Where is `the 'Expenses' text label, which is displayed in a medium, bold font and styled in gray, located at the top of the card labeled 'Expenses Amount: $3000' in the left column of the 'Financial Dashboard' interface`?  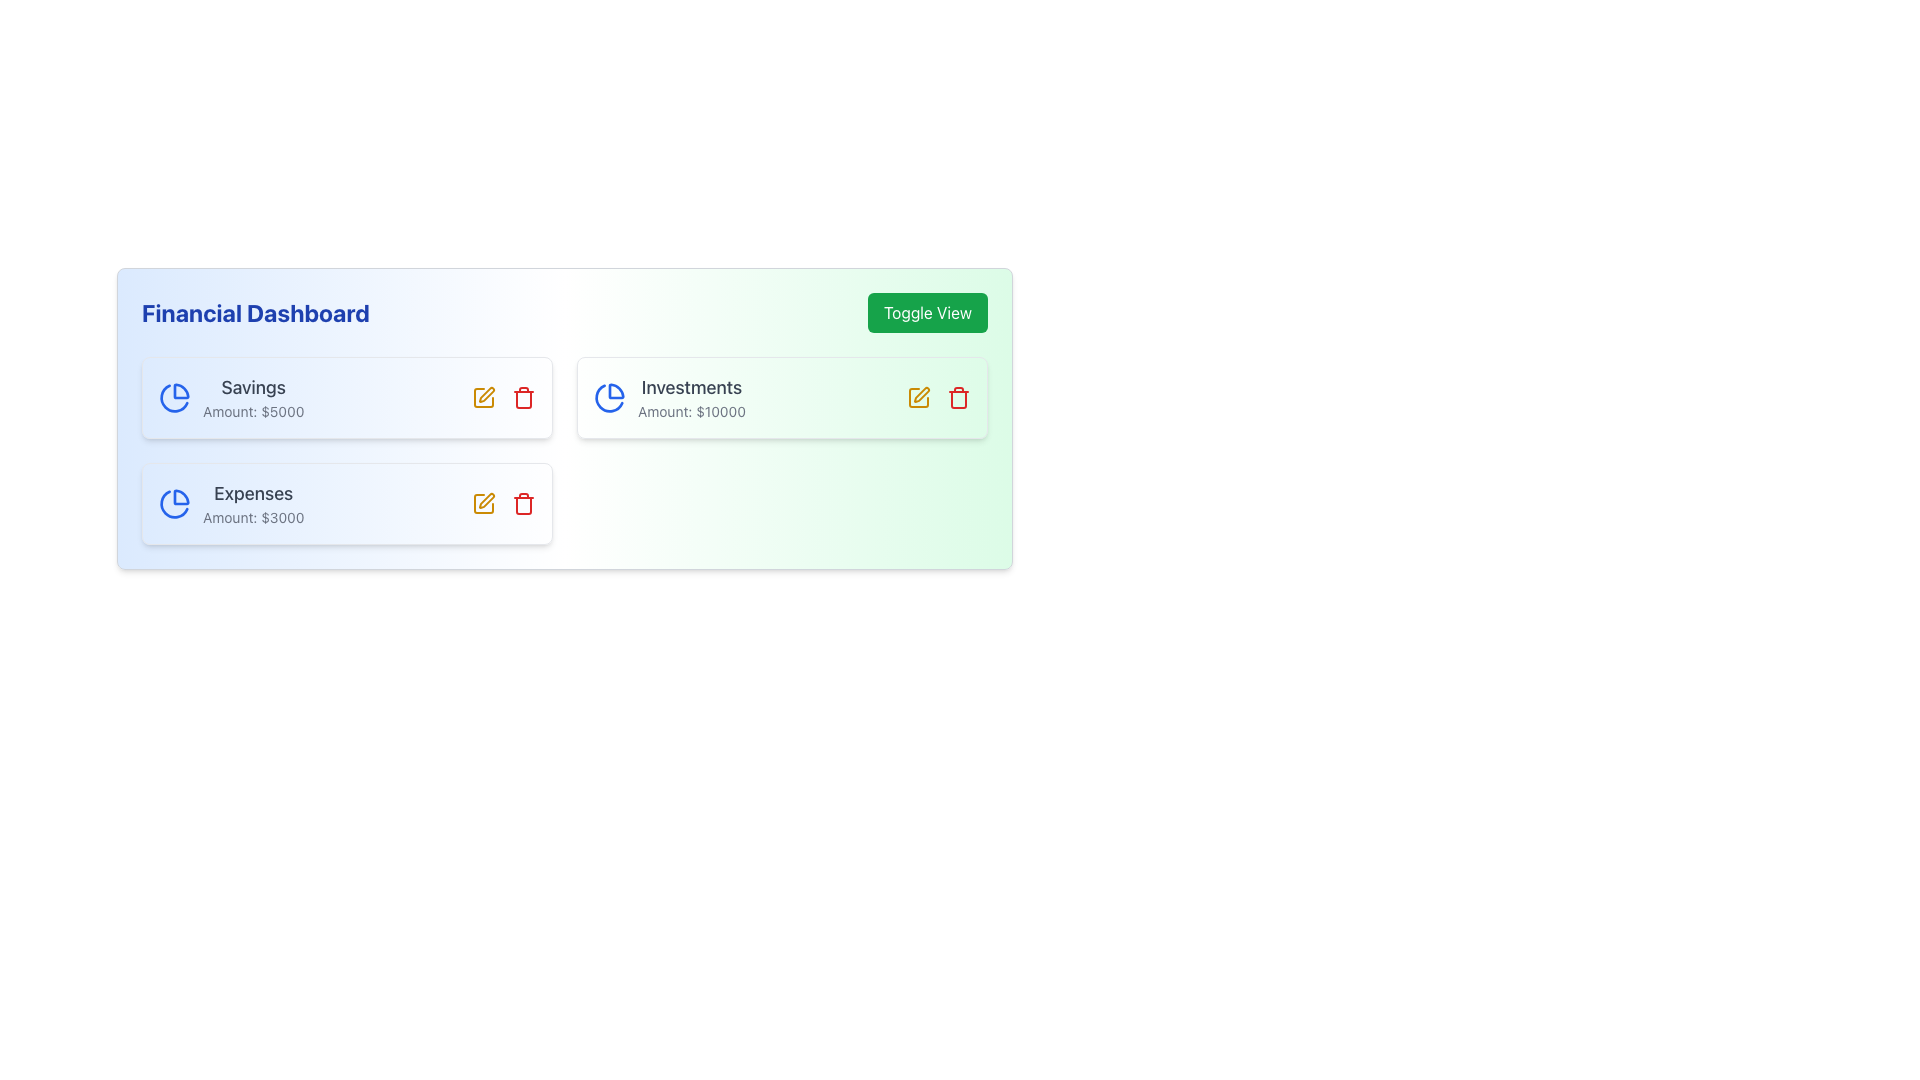
the 'Expenses' text label, which is displayed in a medium, bold font and styled in gray, located at the top of the card labeled 'Expenses Amount: $3000' in the left column of the 'Financial Dashboard' interface is located at coordinates (252, 493).